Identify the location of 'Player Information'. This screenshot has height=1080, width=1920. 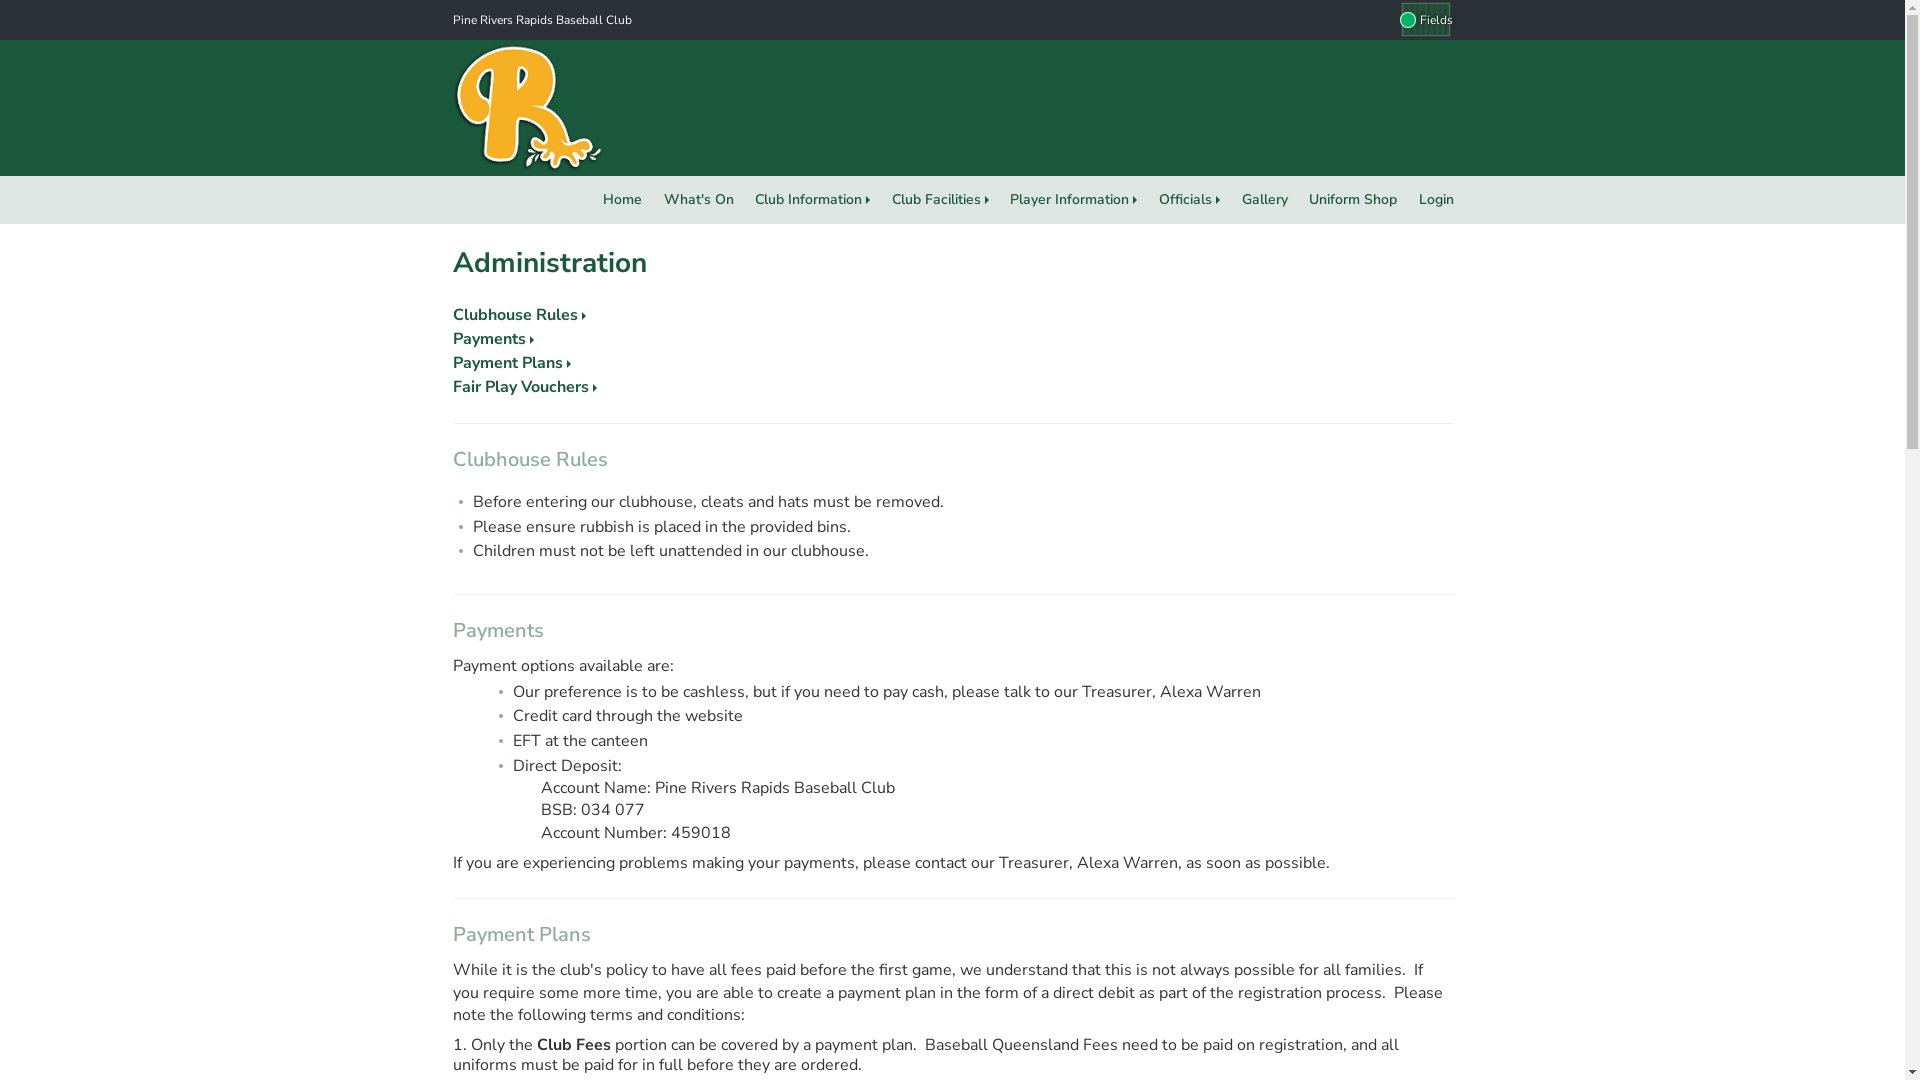
(1073, 200).